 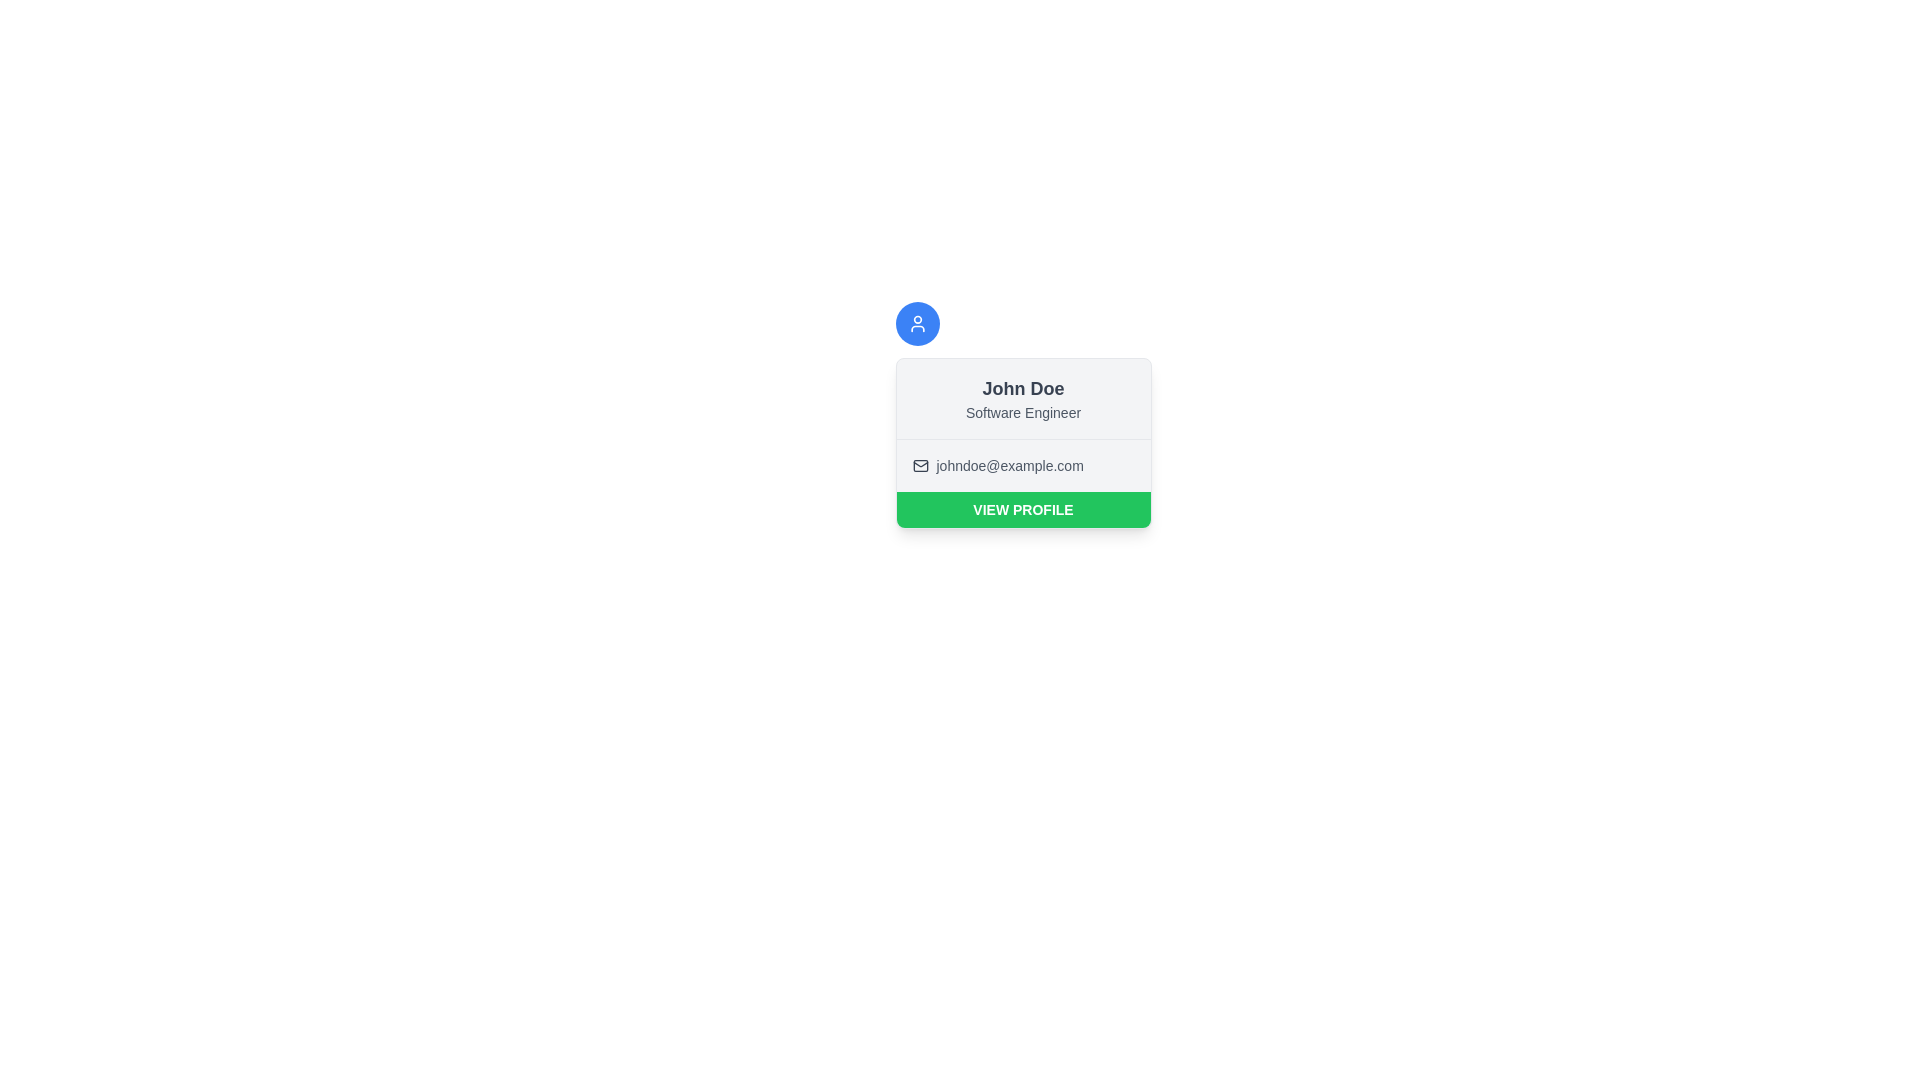 What do you see at coordinates (919, 466) in the screenshot?
I see `the envelope icon representing the email feature located in the profile card near the email address text 'johndoe@example.com'` at bounding box center [919, 466].